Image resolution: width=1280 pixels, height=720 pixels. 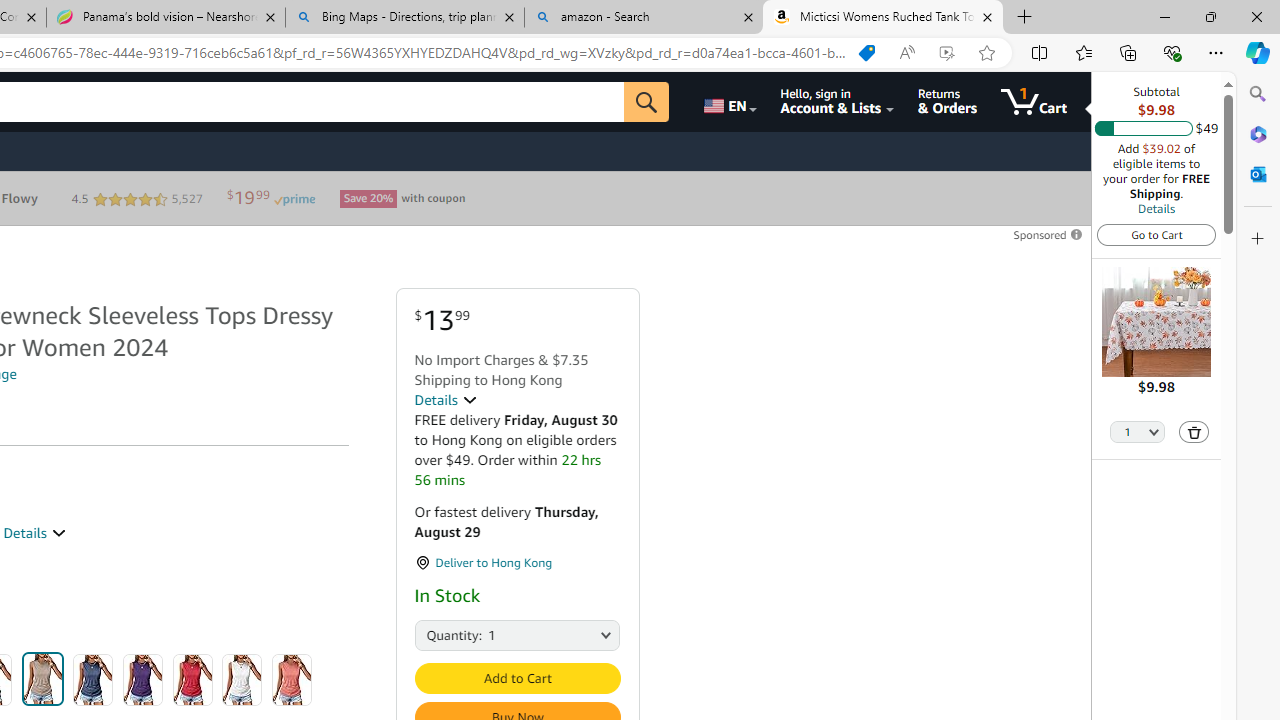 I want to click on 'Navy Blue', so click(x=92, y=679).